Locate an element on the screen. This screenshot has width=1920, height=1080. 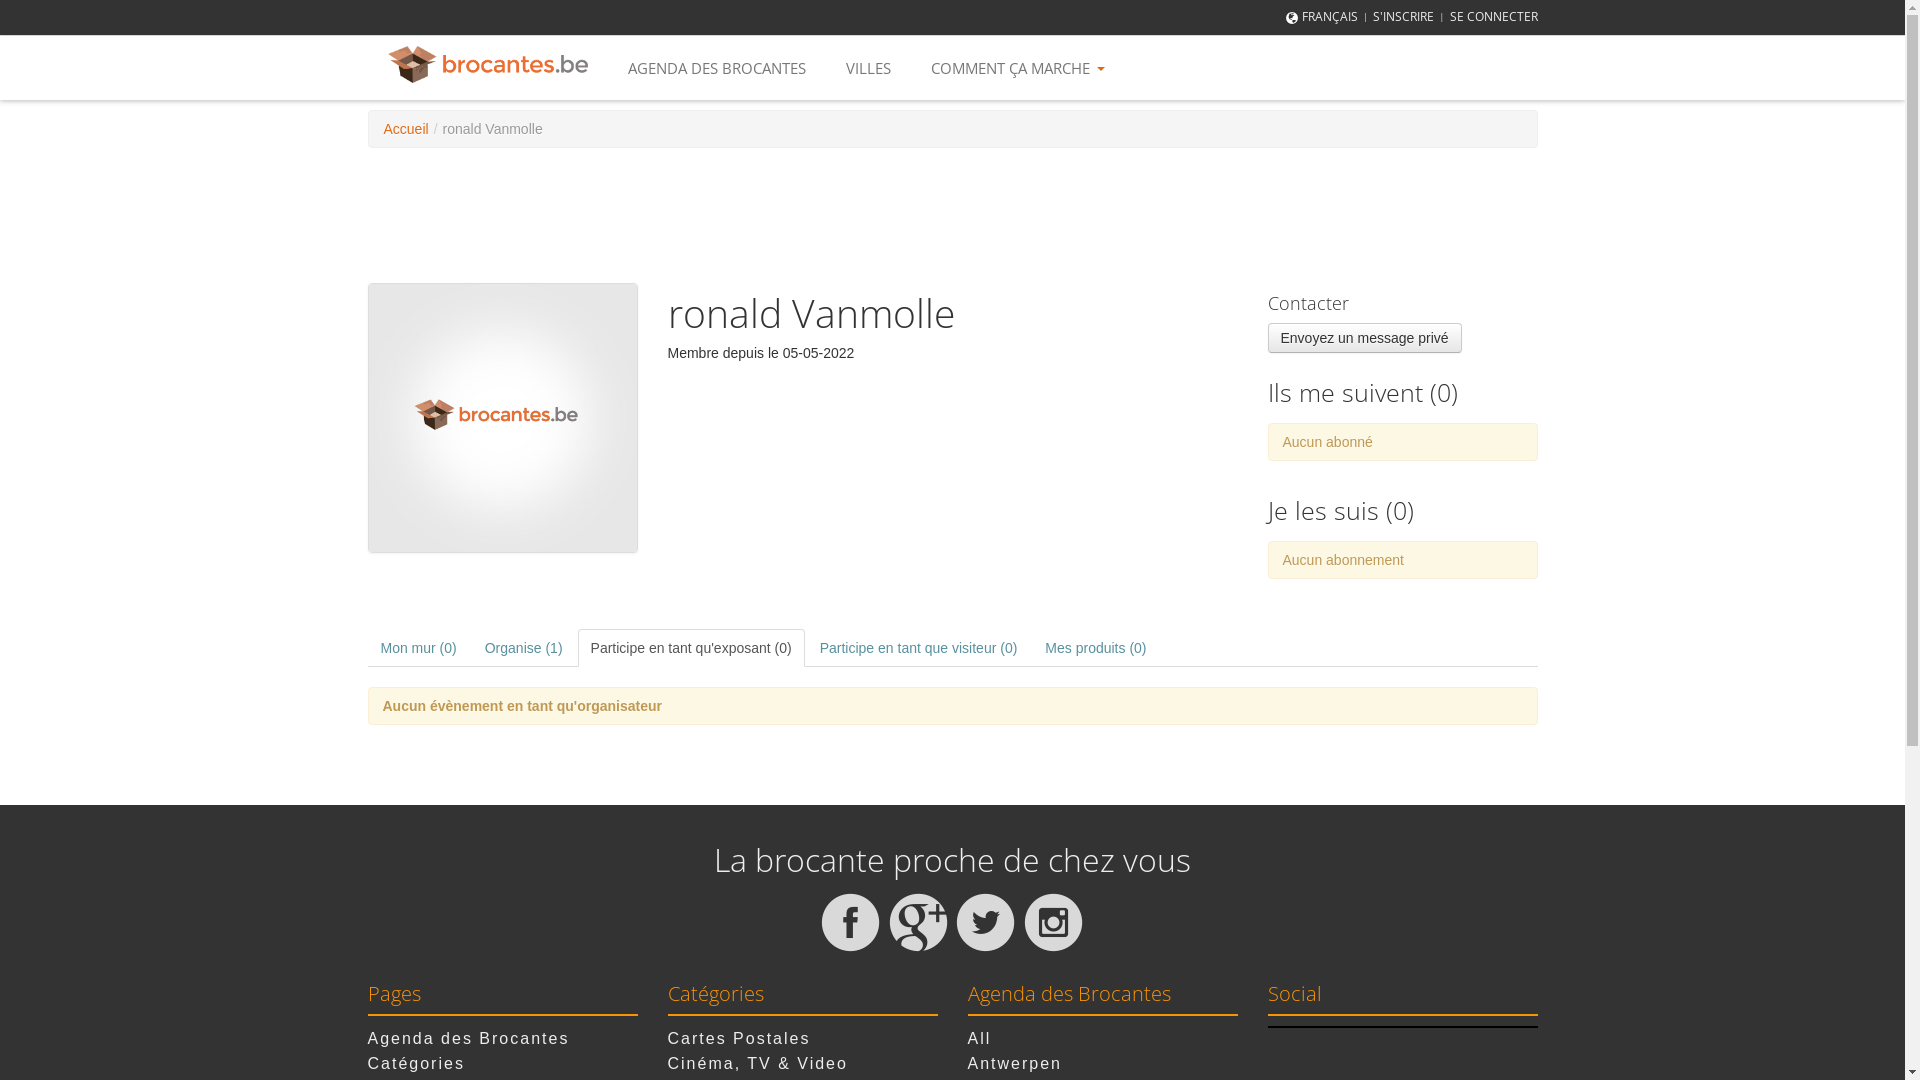
'AGENDA DES BROCANTES' is located at coordinates (716, 67).